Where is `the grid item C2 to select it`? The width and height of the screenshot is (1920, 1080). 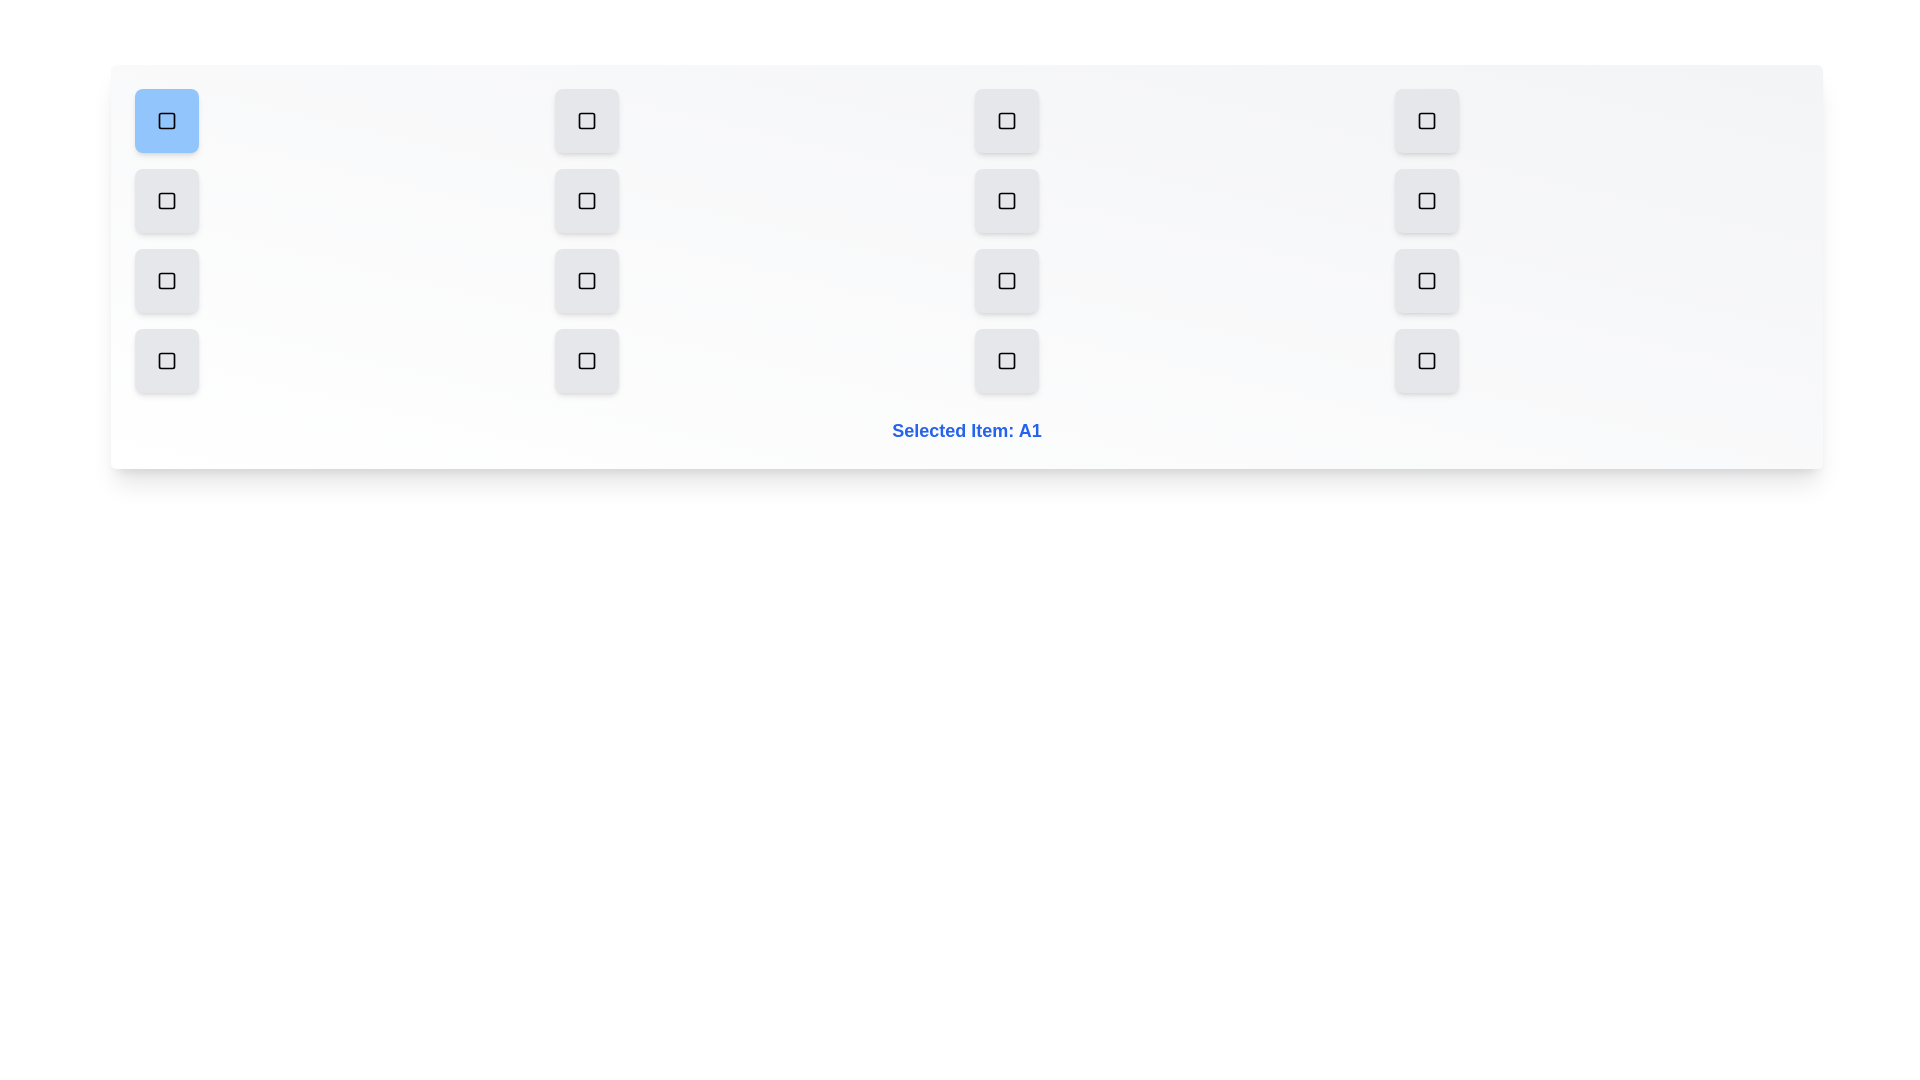 the grid item C2 to select it is located at coordinates (585, 281).